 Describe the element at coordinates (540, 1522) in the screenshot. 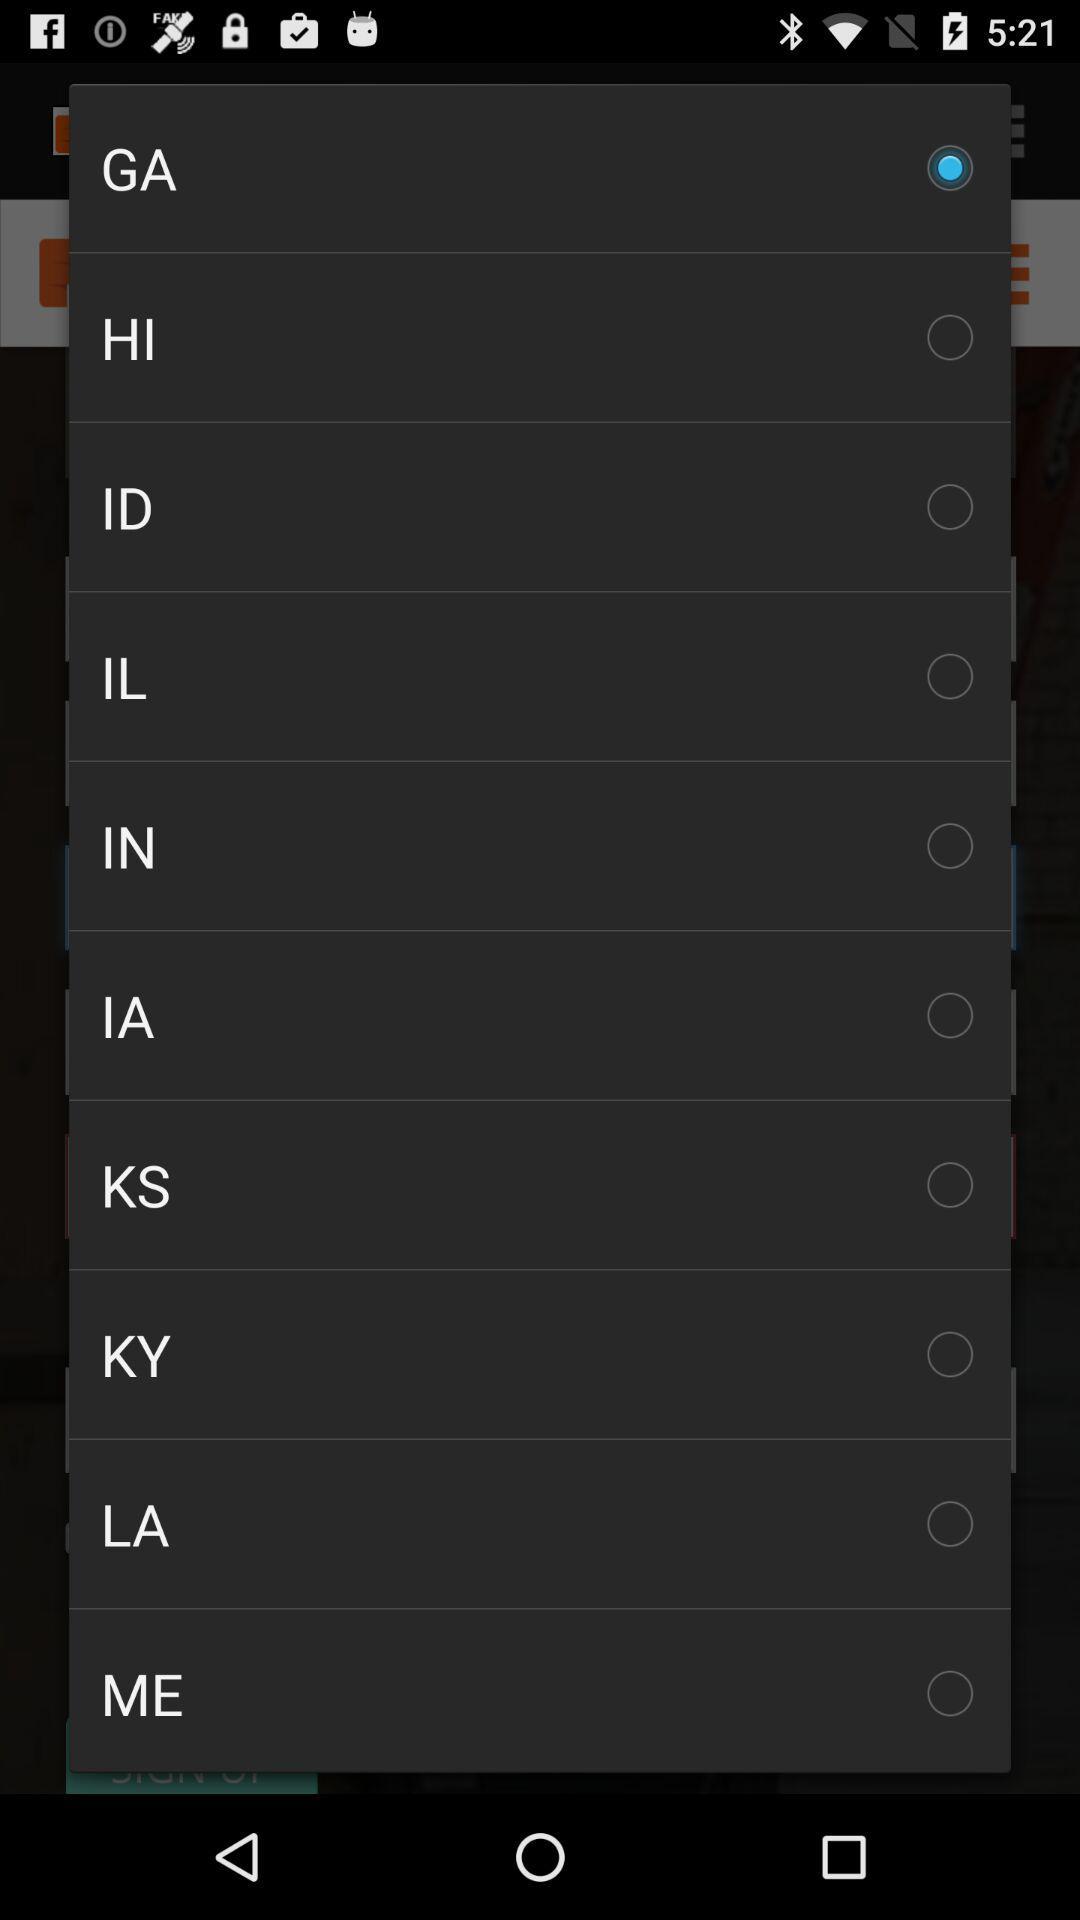

I see `the item above me icon` at that location.